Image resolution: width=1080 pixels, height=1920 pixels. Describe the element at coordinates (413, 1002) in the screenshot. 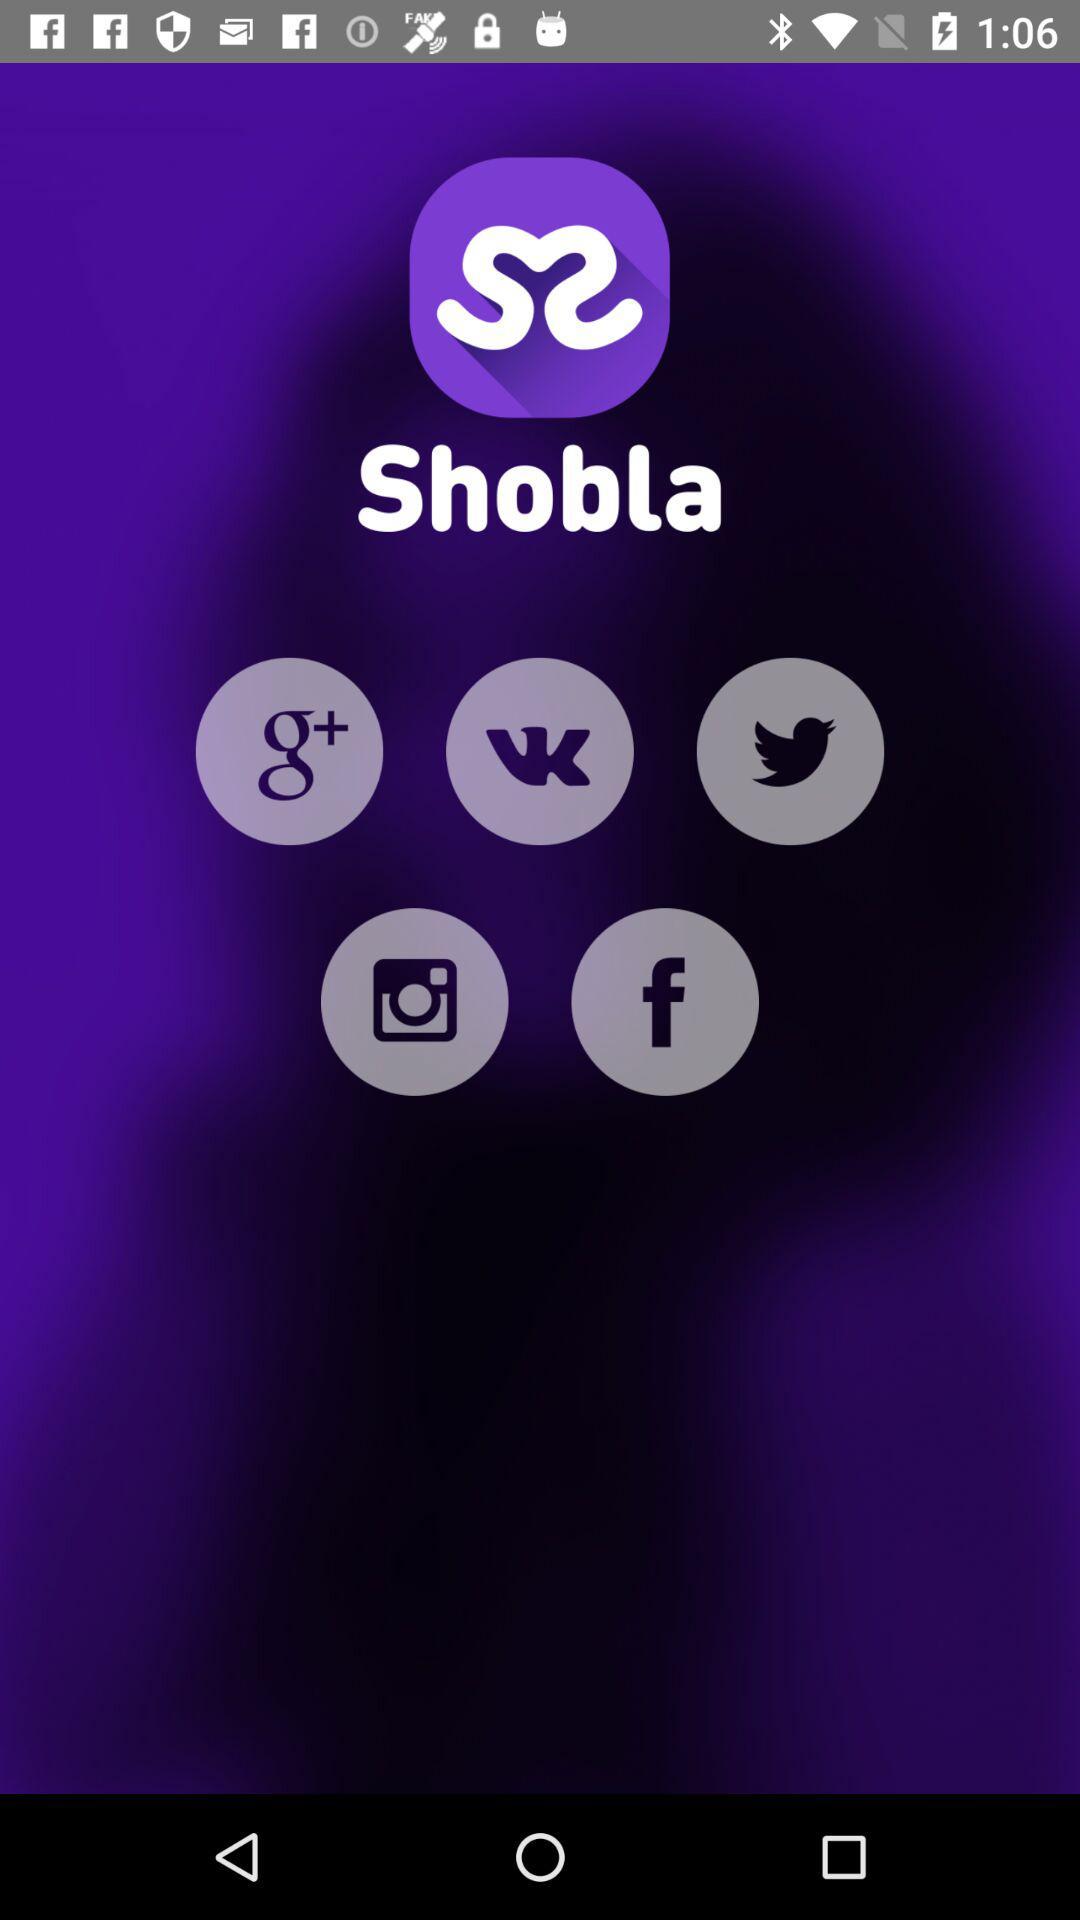

I see `camera` at that location.